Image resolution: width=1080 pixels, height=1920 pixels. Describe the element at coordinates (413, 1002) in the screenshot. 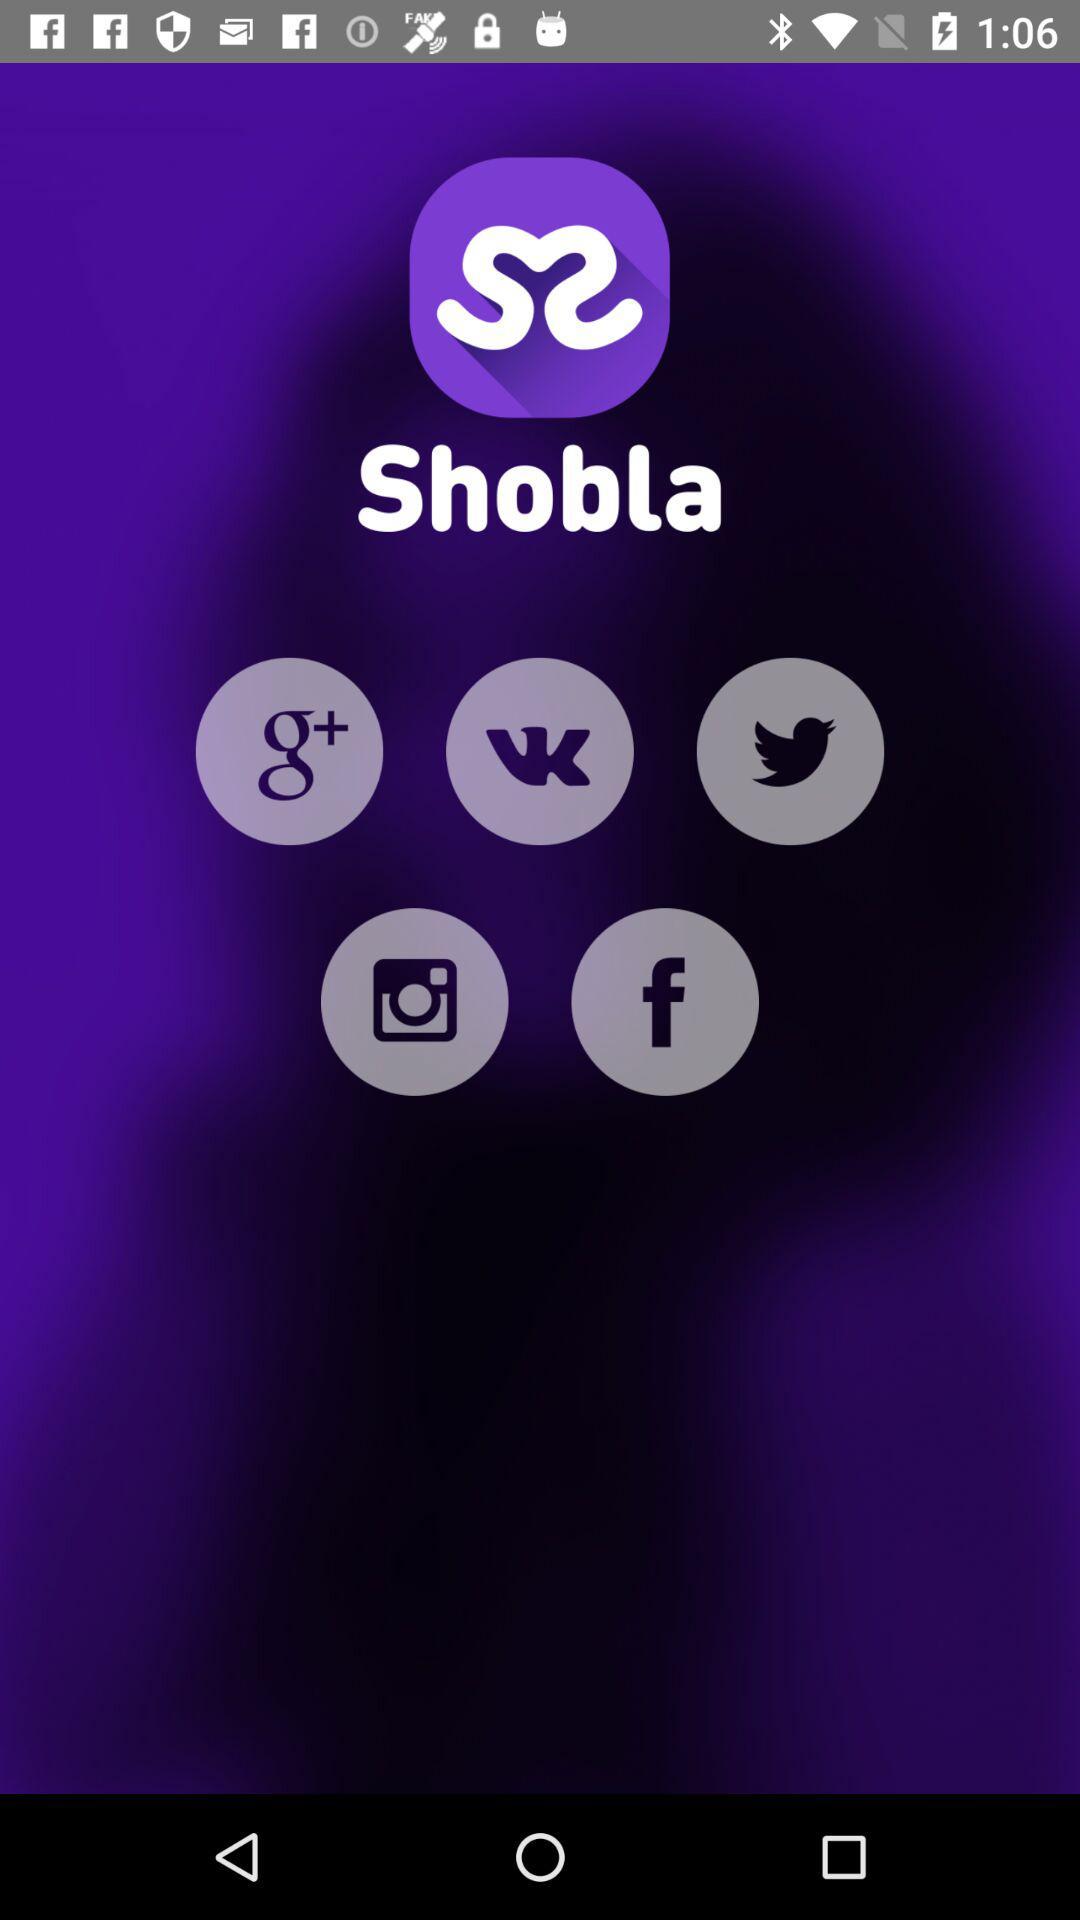

I see `camera` at that location.